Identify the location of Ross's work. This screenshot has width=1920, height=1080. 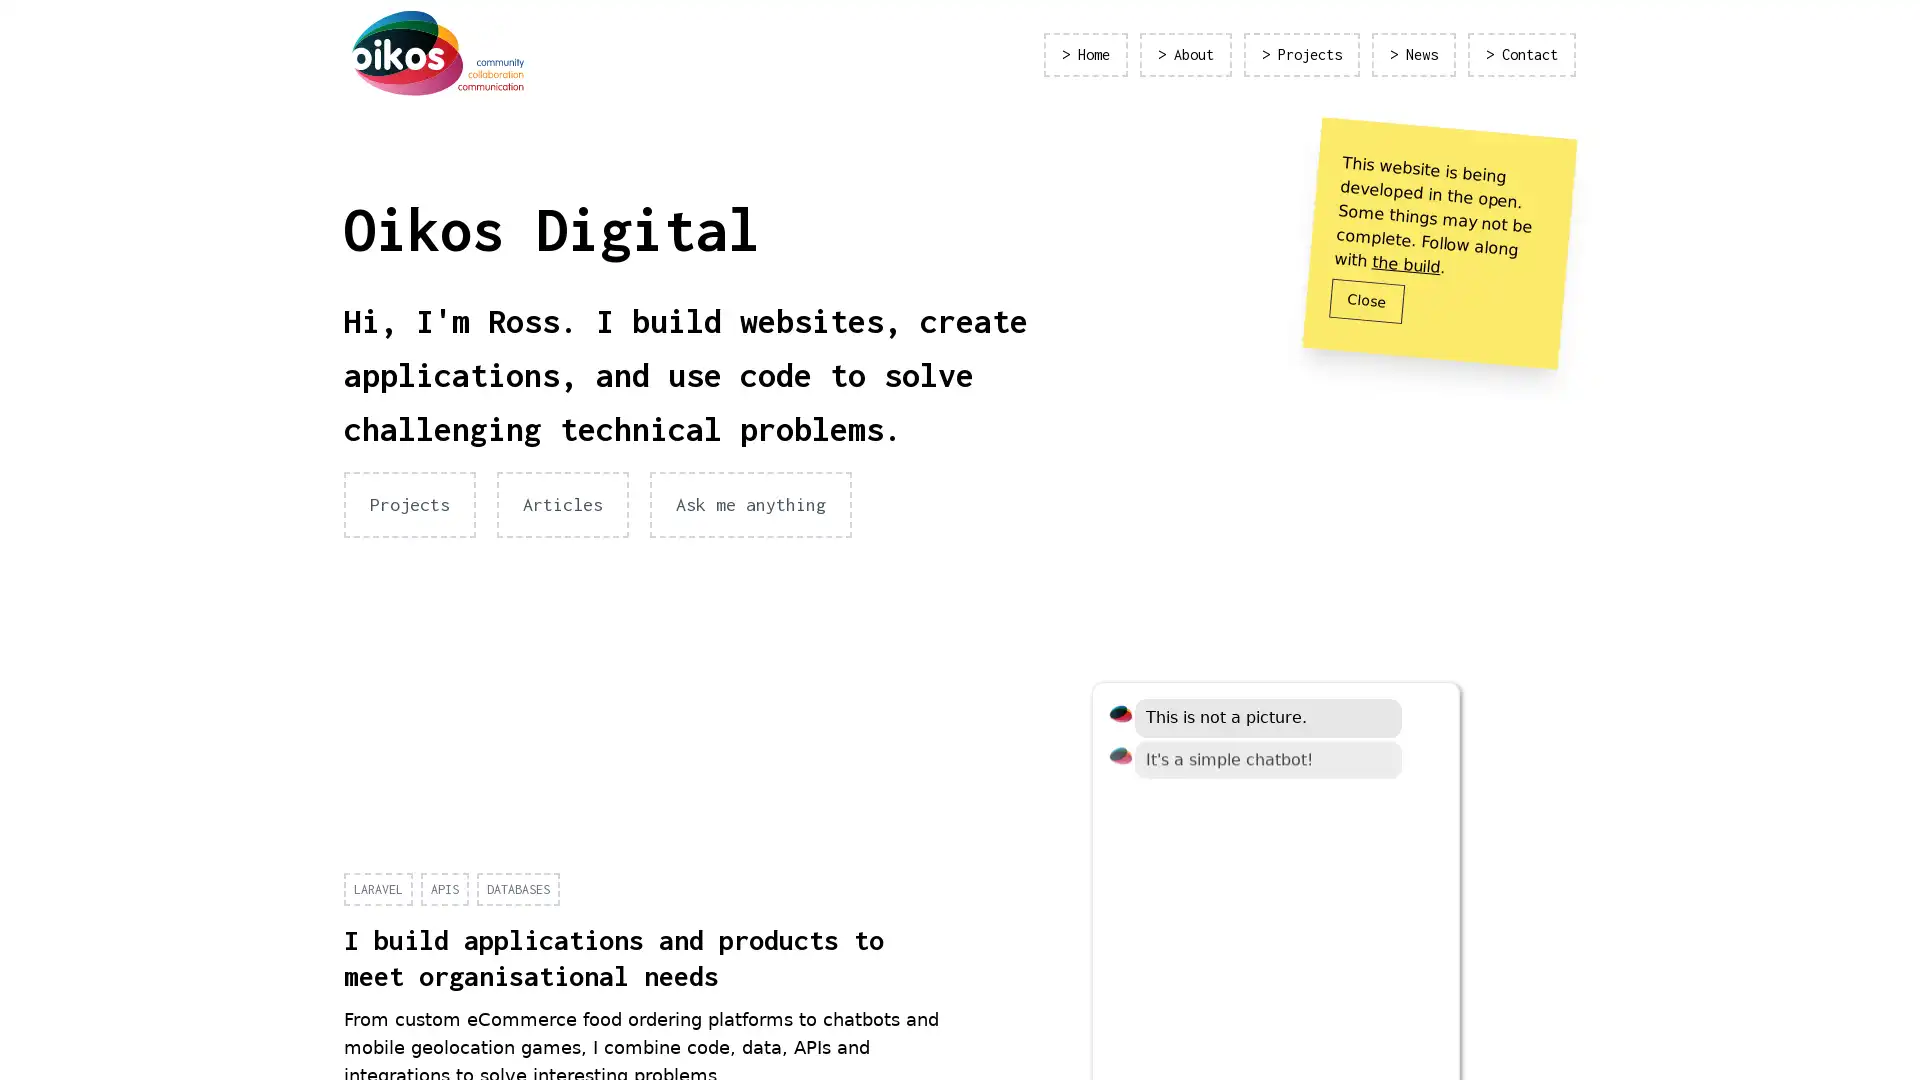
(1185, 921).